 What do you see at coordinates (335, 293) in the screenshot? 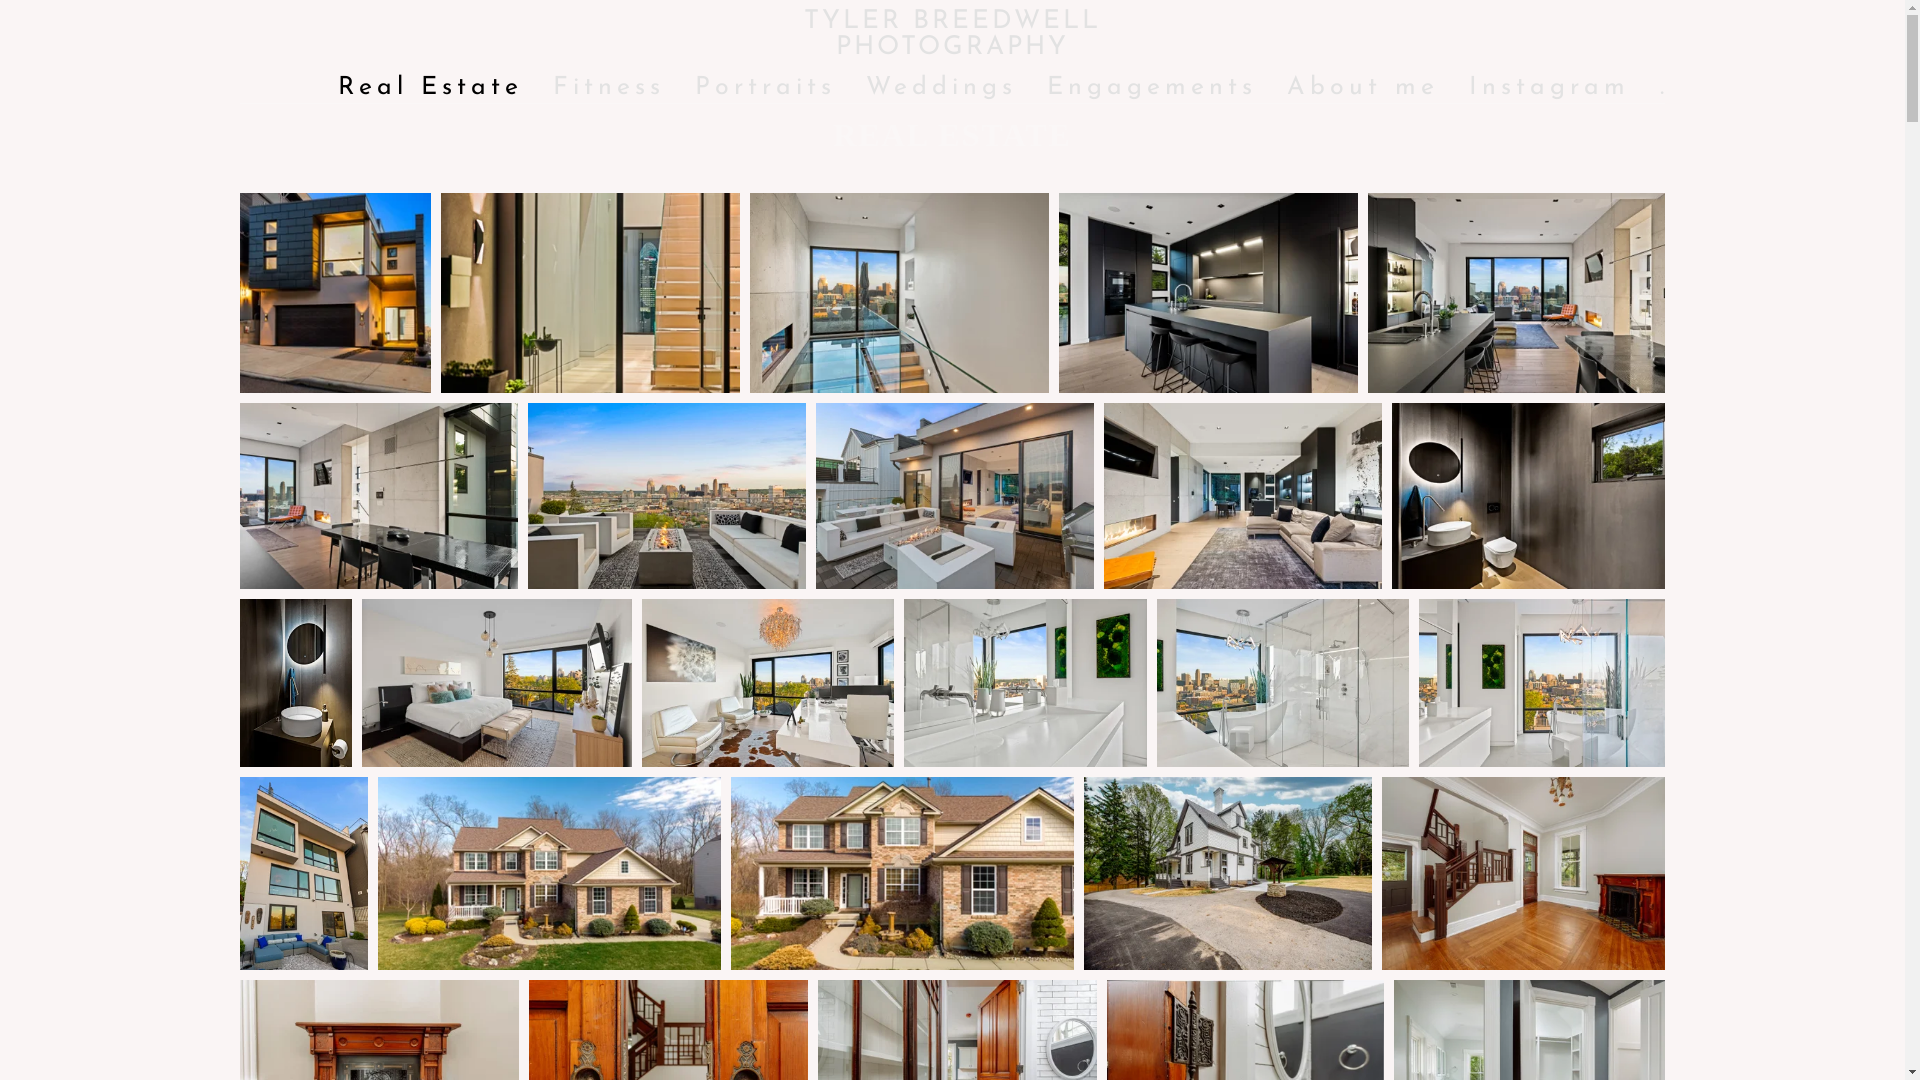
I see `'Real Estate - TYLER BREEDWELL PHOTOGRAPHY'` at bounding box center [335, 293].